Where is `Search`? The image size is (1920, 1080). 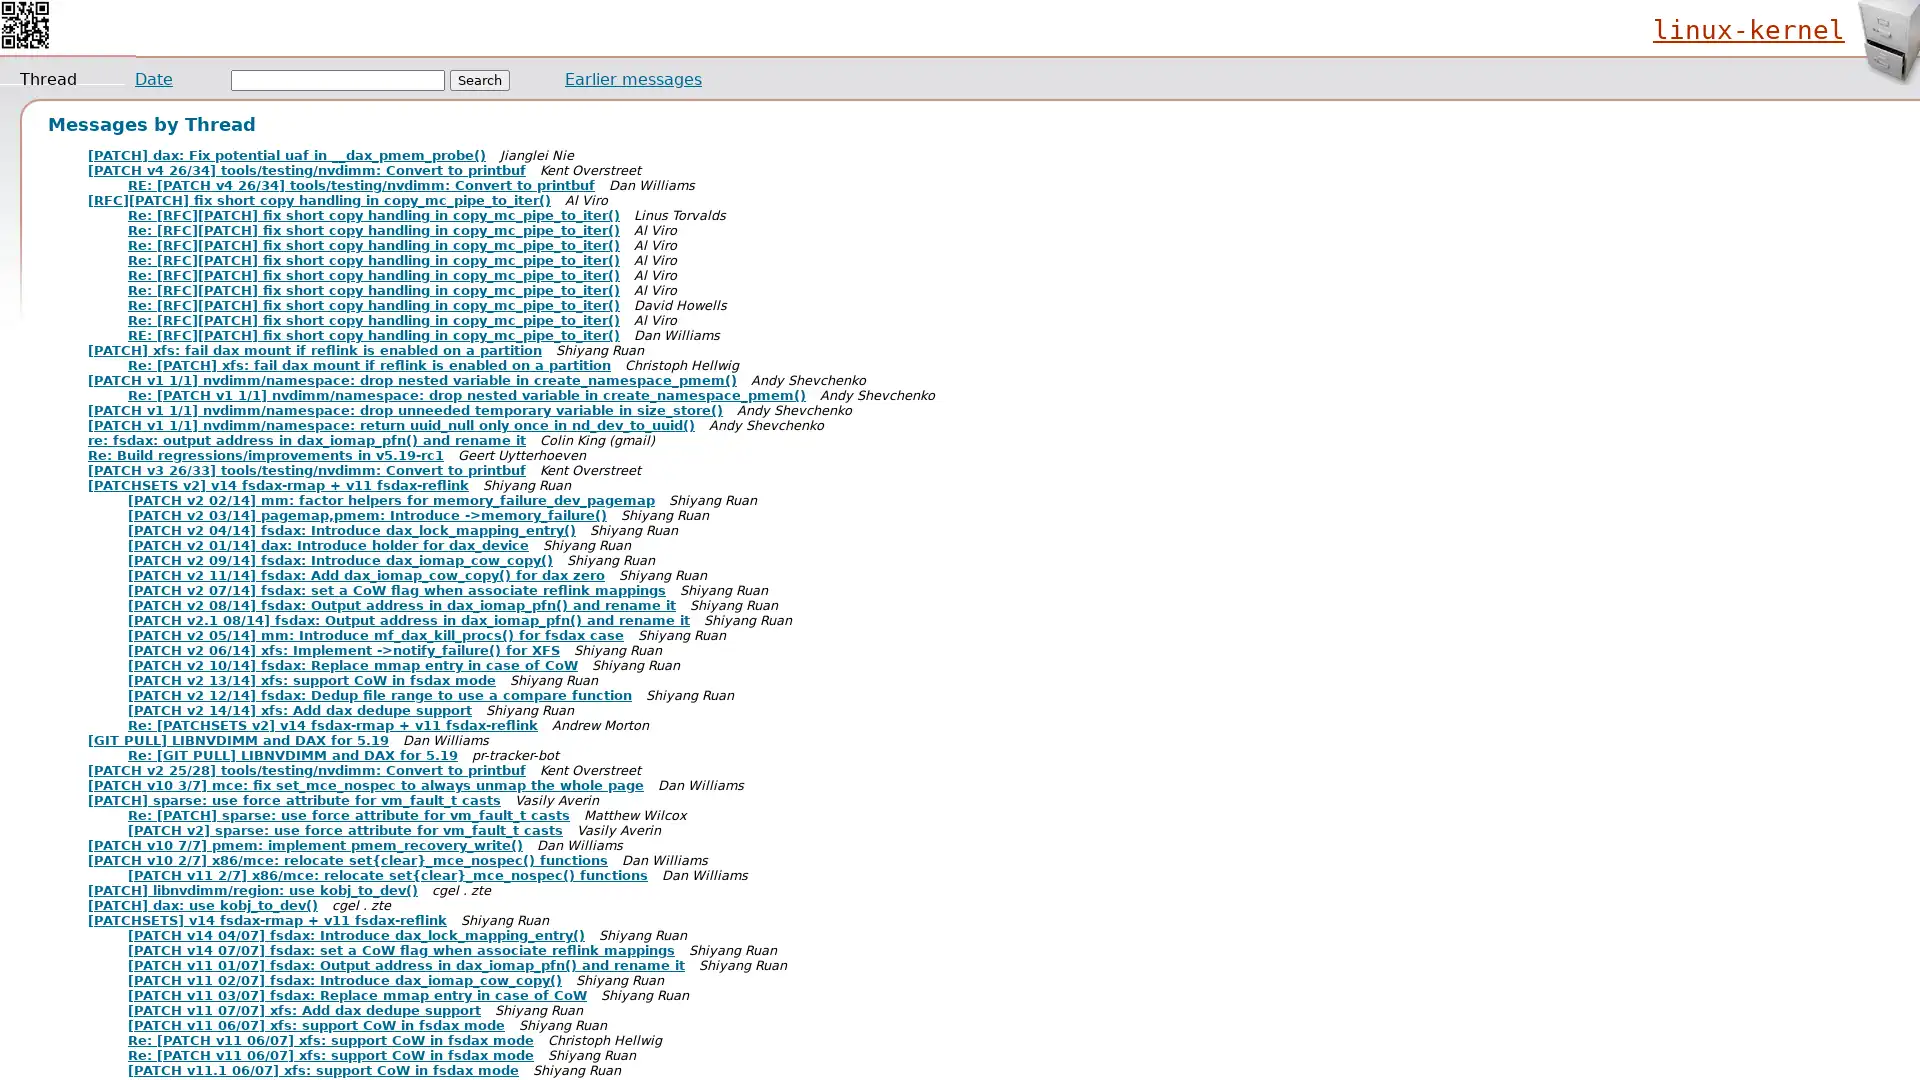
Search is located at coordinates (480, 79).